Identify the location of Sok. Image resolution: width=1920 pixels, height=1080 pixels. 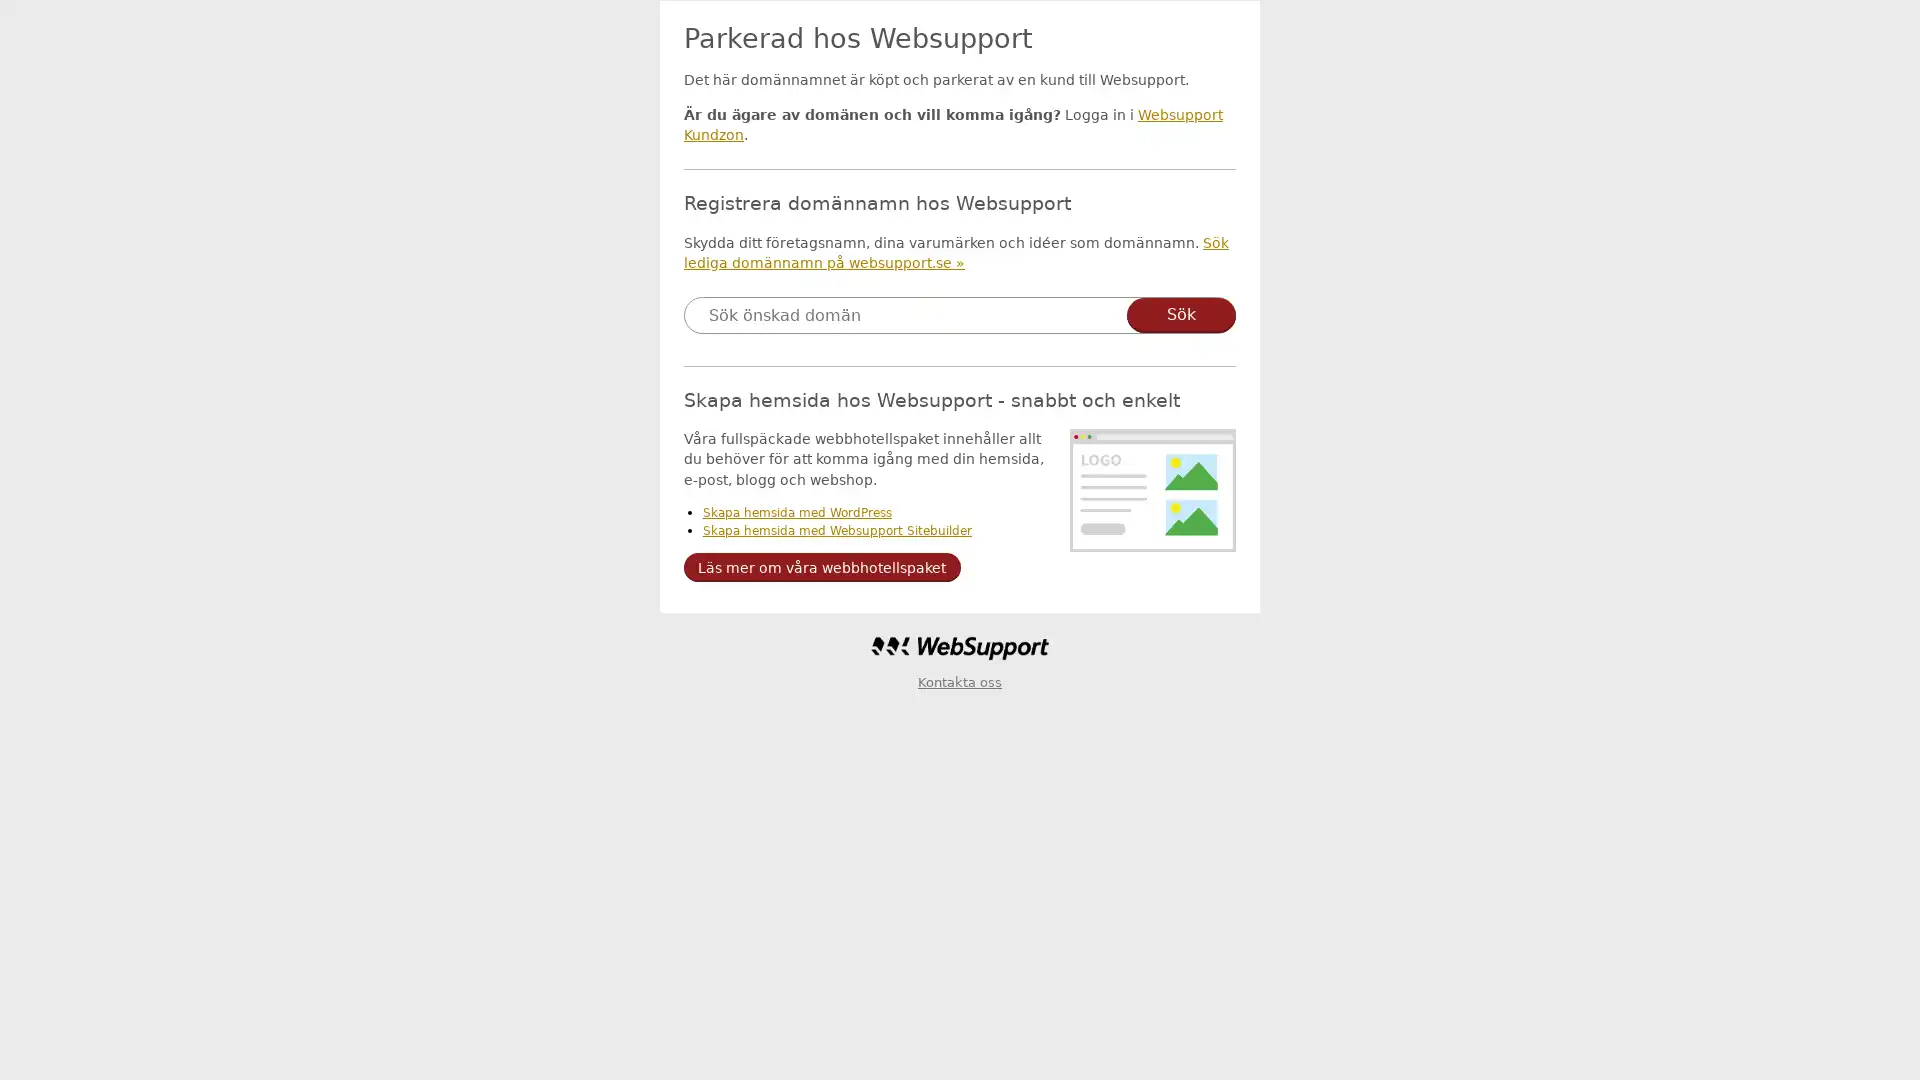
(1181, 315).